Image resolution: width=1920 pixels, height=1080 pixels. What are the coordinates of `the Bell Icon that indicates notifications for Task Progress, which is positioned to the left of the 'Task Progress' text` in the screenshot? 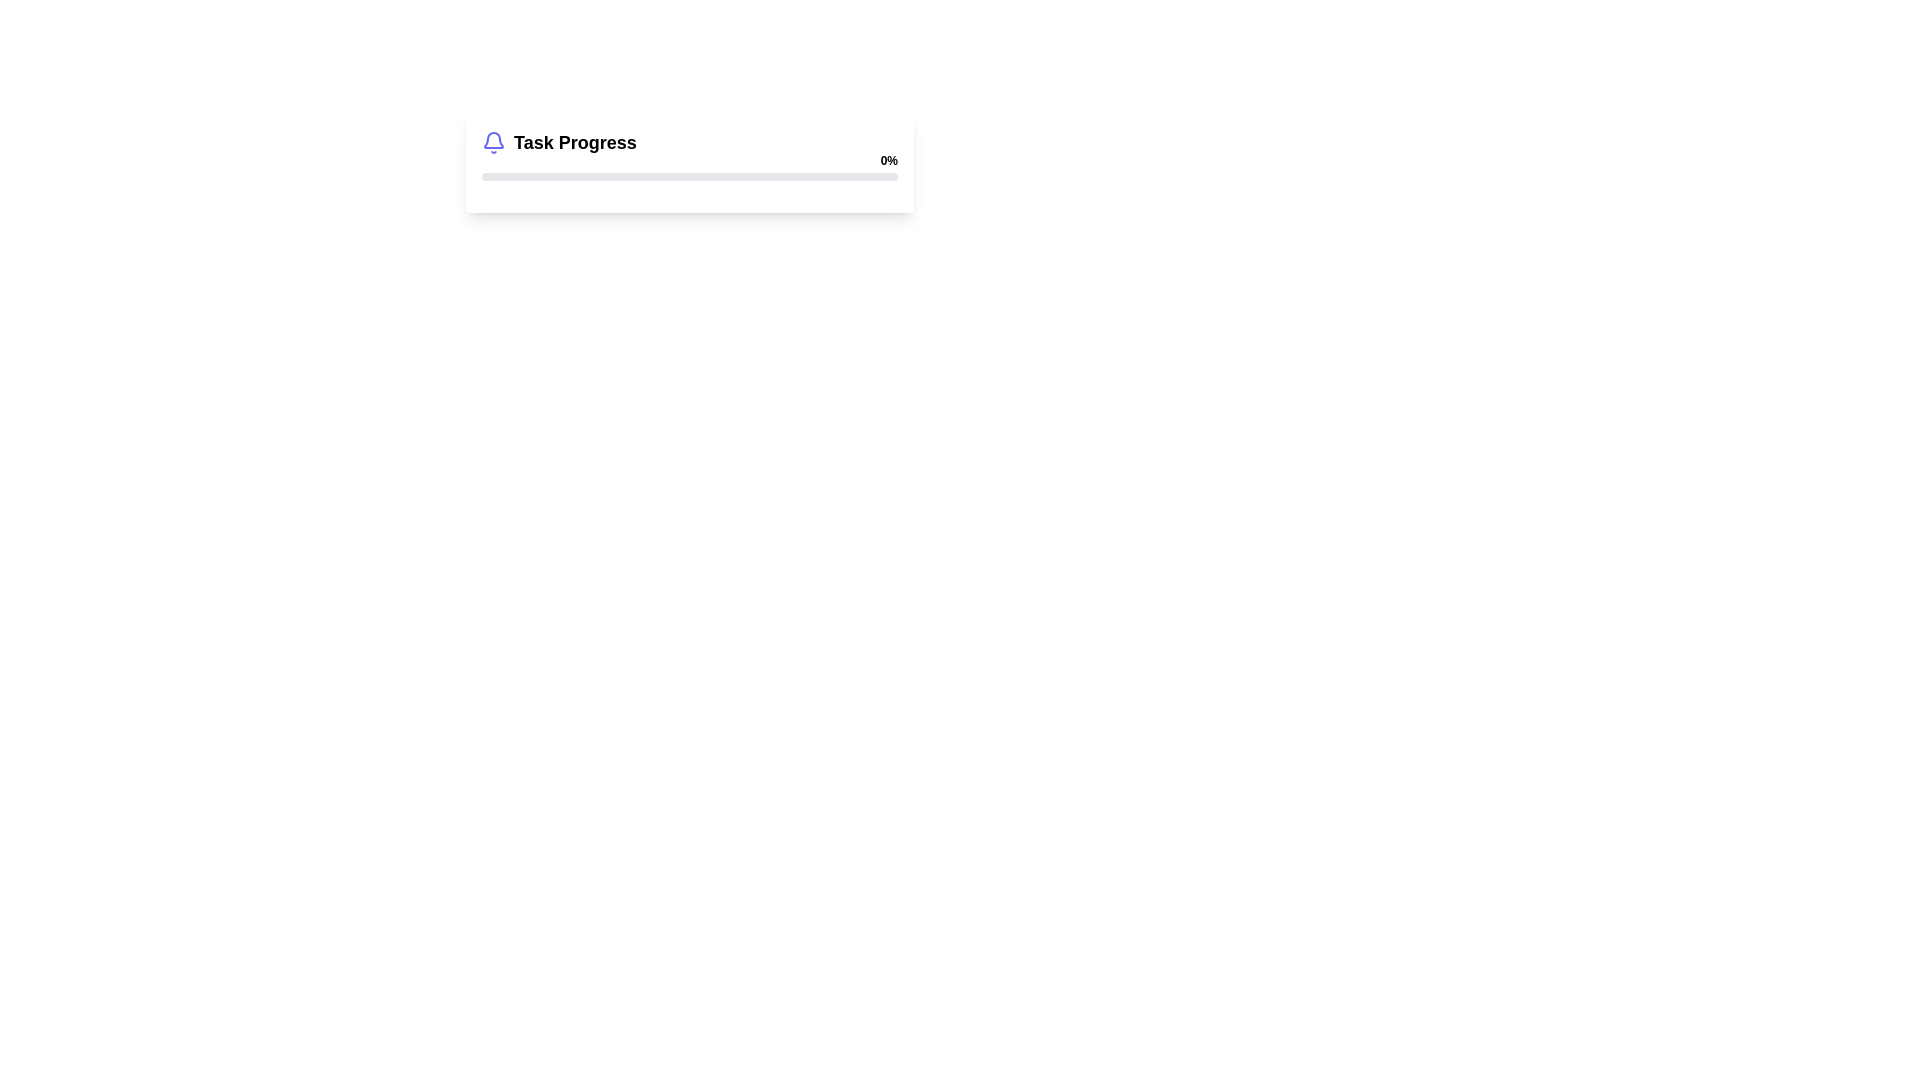 It's located at (494, 141).